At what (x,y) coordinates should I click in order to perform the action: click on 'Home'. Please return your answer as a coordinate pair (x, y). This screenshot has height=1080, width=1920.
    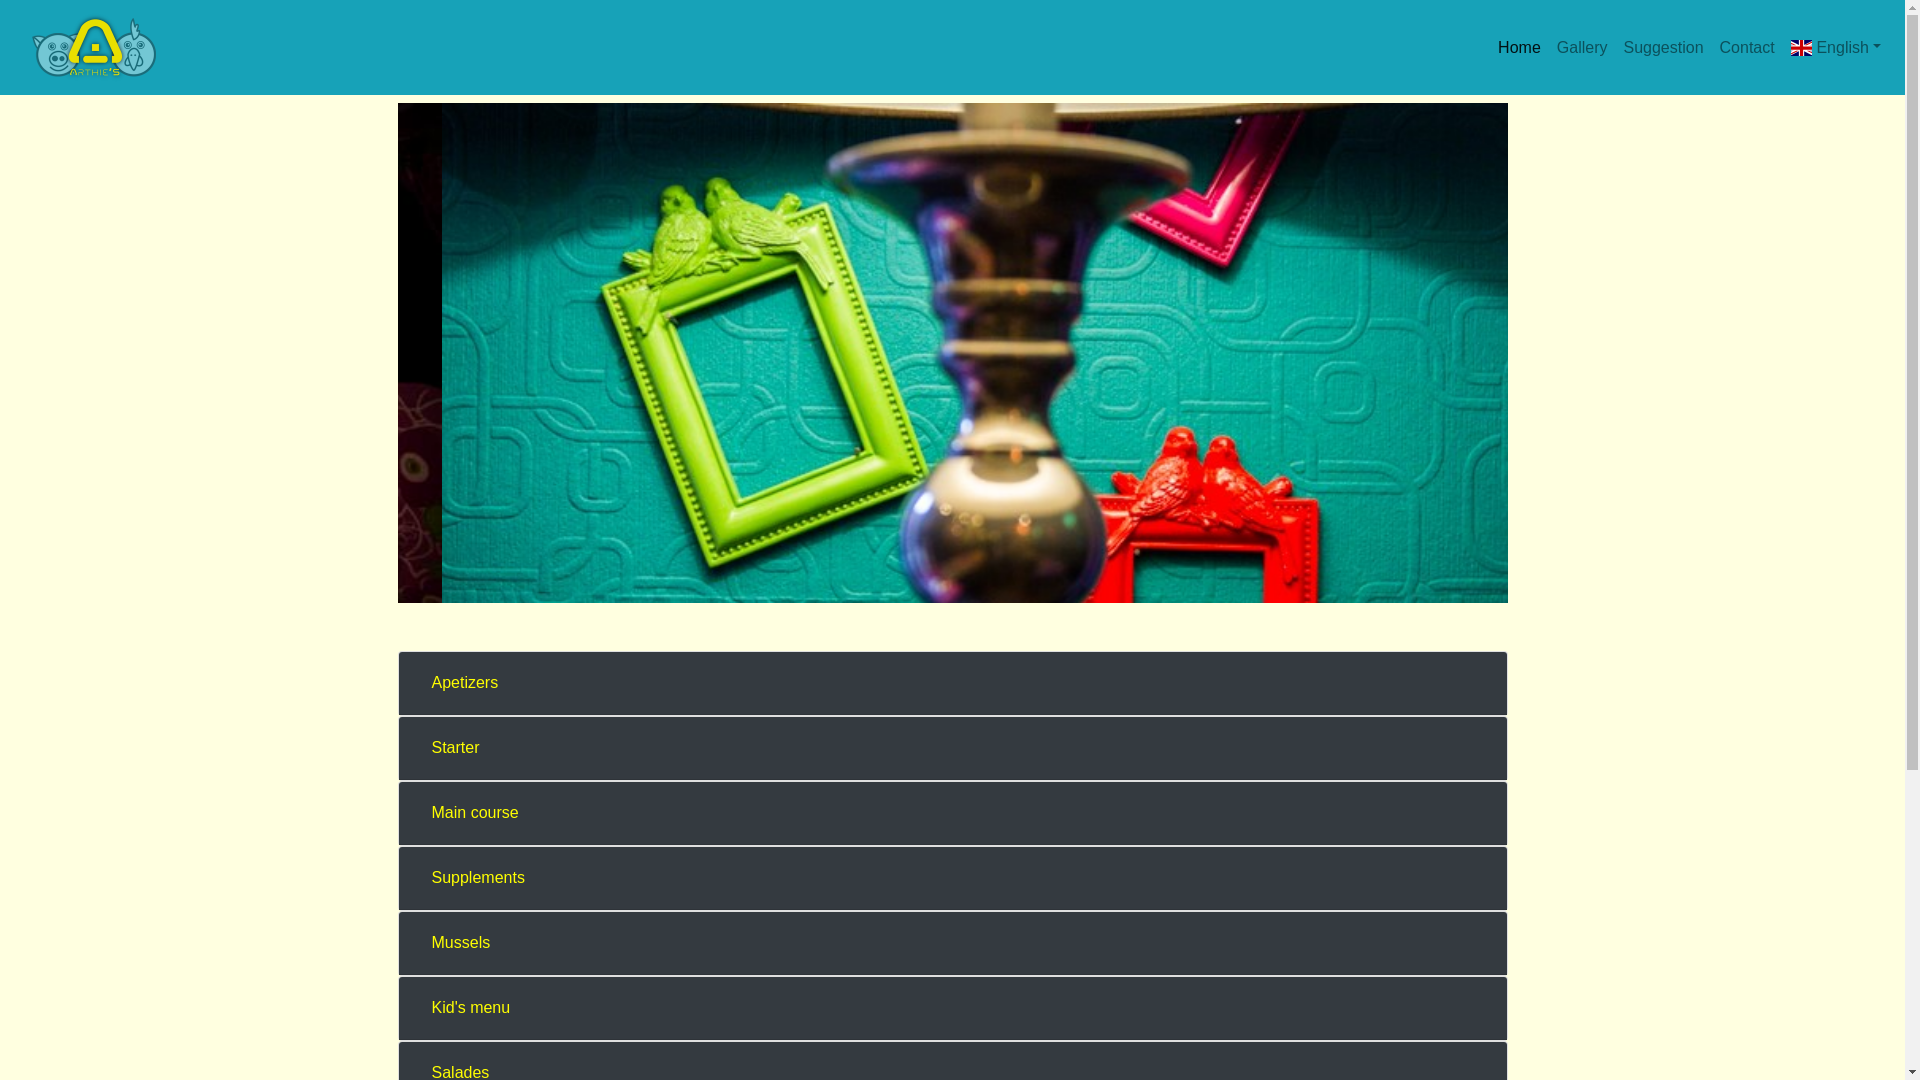
    Looking at the image, I should click on (1519, 46).